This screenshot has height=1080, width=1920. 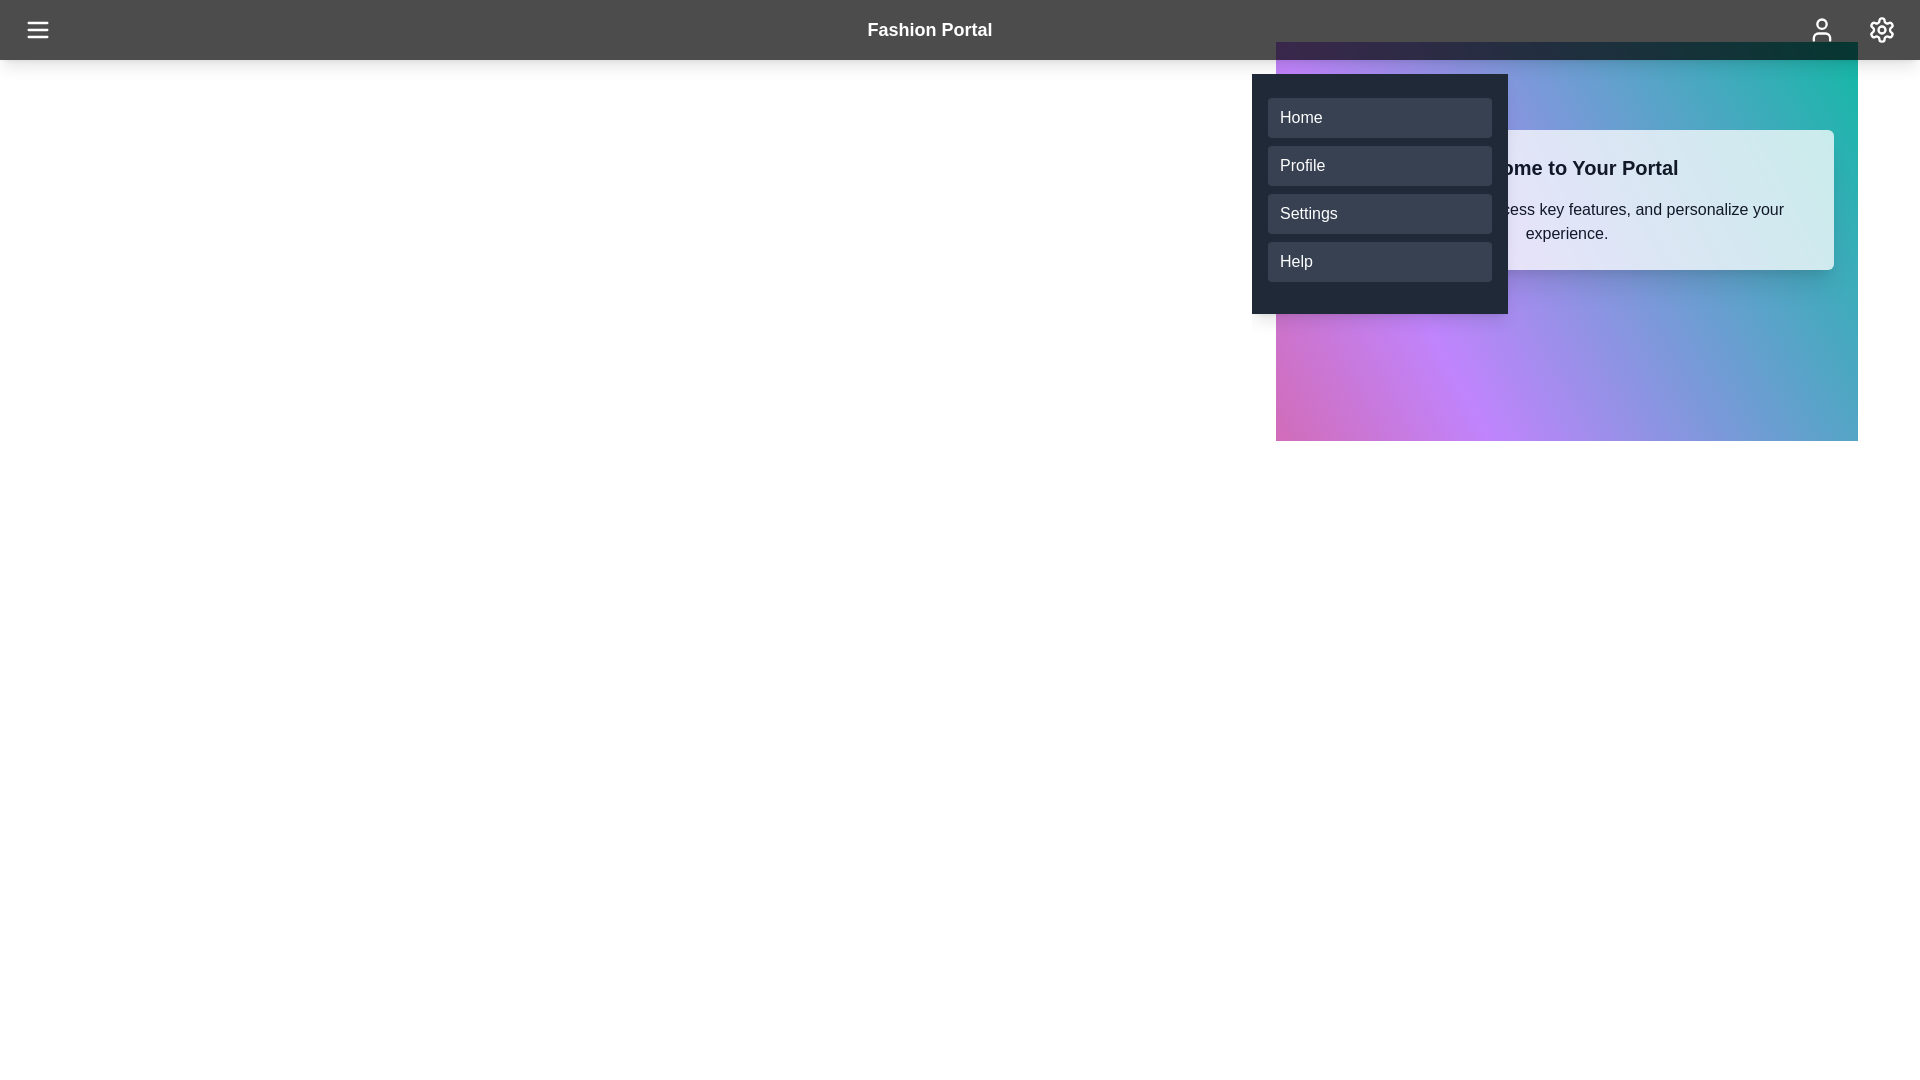 I want to click on the user profile button located at the top-right corner of the app bar, so click(x=1821, y=30).